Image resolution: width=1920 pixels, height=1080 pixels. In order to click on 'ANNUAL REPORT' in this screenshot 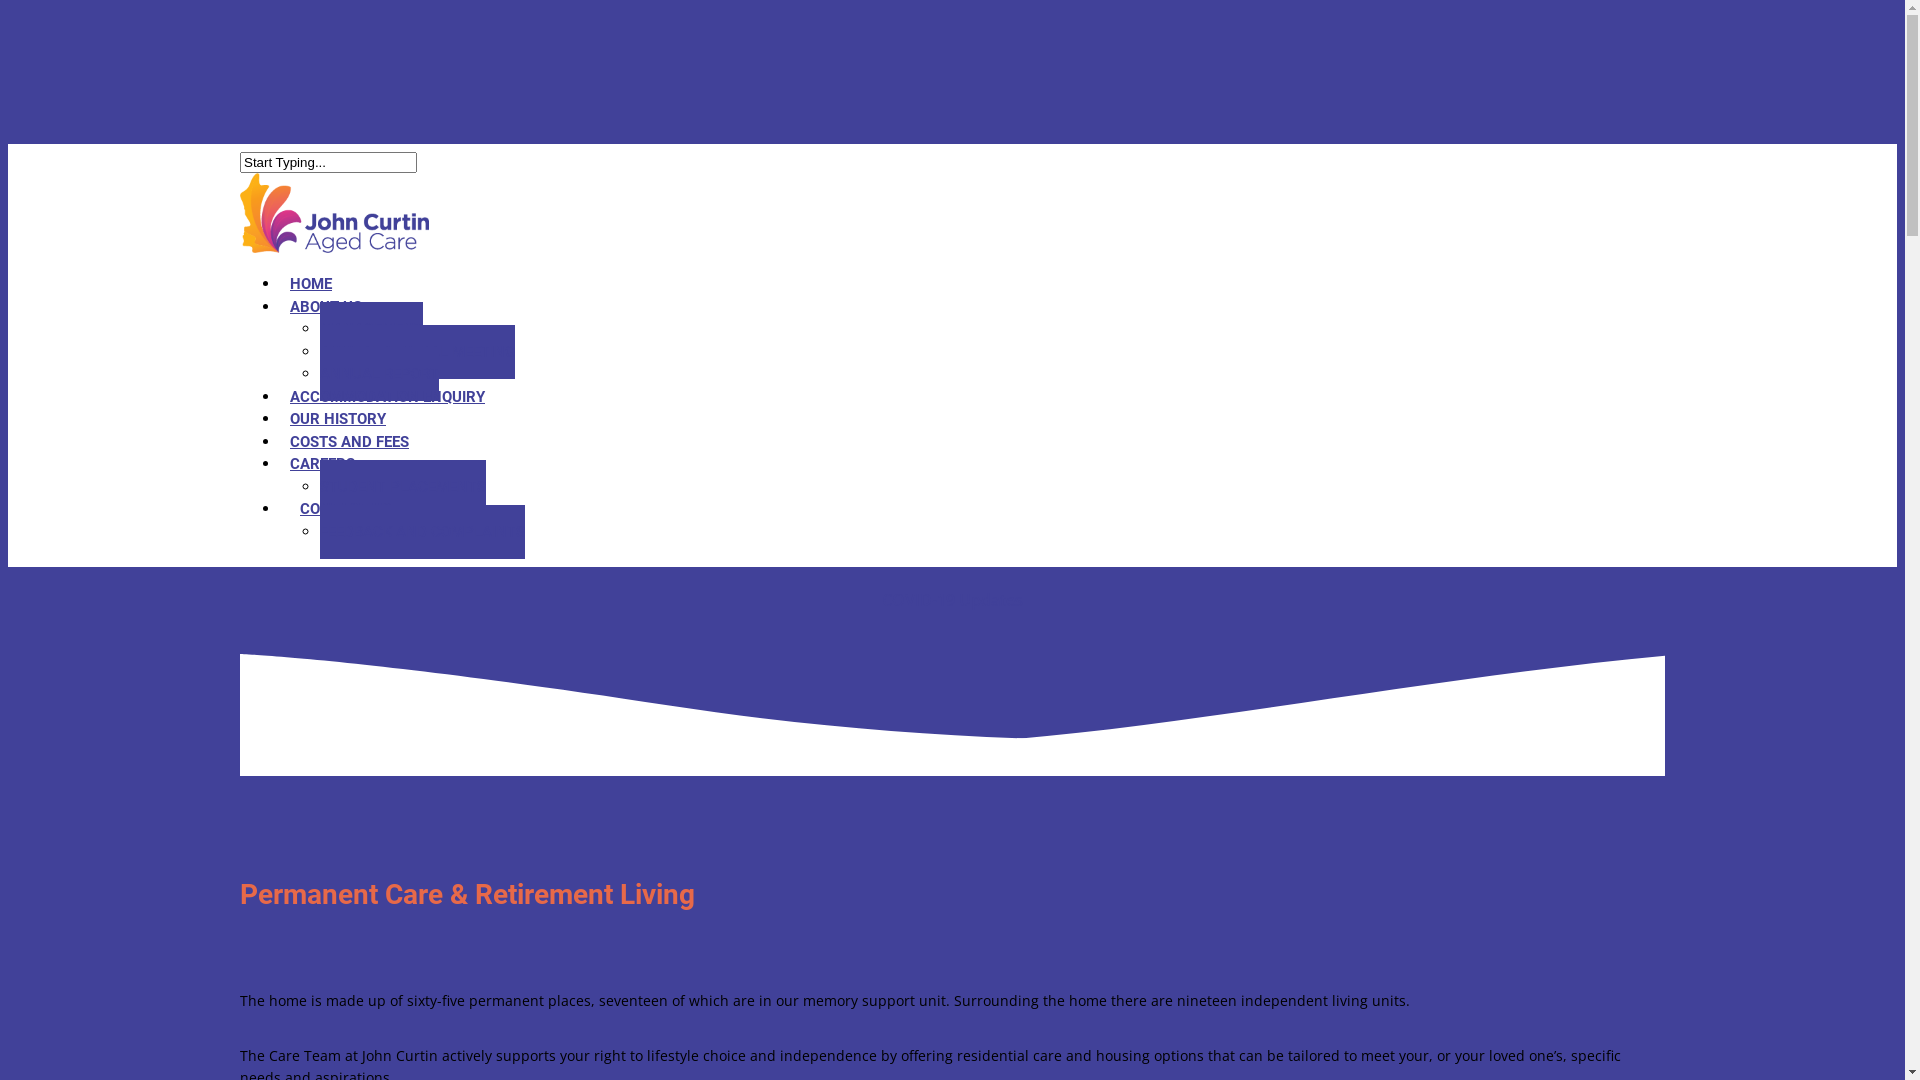, I will do `click(379, 374)`.